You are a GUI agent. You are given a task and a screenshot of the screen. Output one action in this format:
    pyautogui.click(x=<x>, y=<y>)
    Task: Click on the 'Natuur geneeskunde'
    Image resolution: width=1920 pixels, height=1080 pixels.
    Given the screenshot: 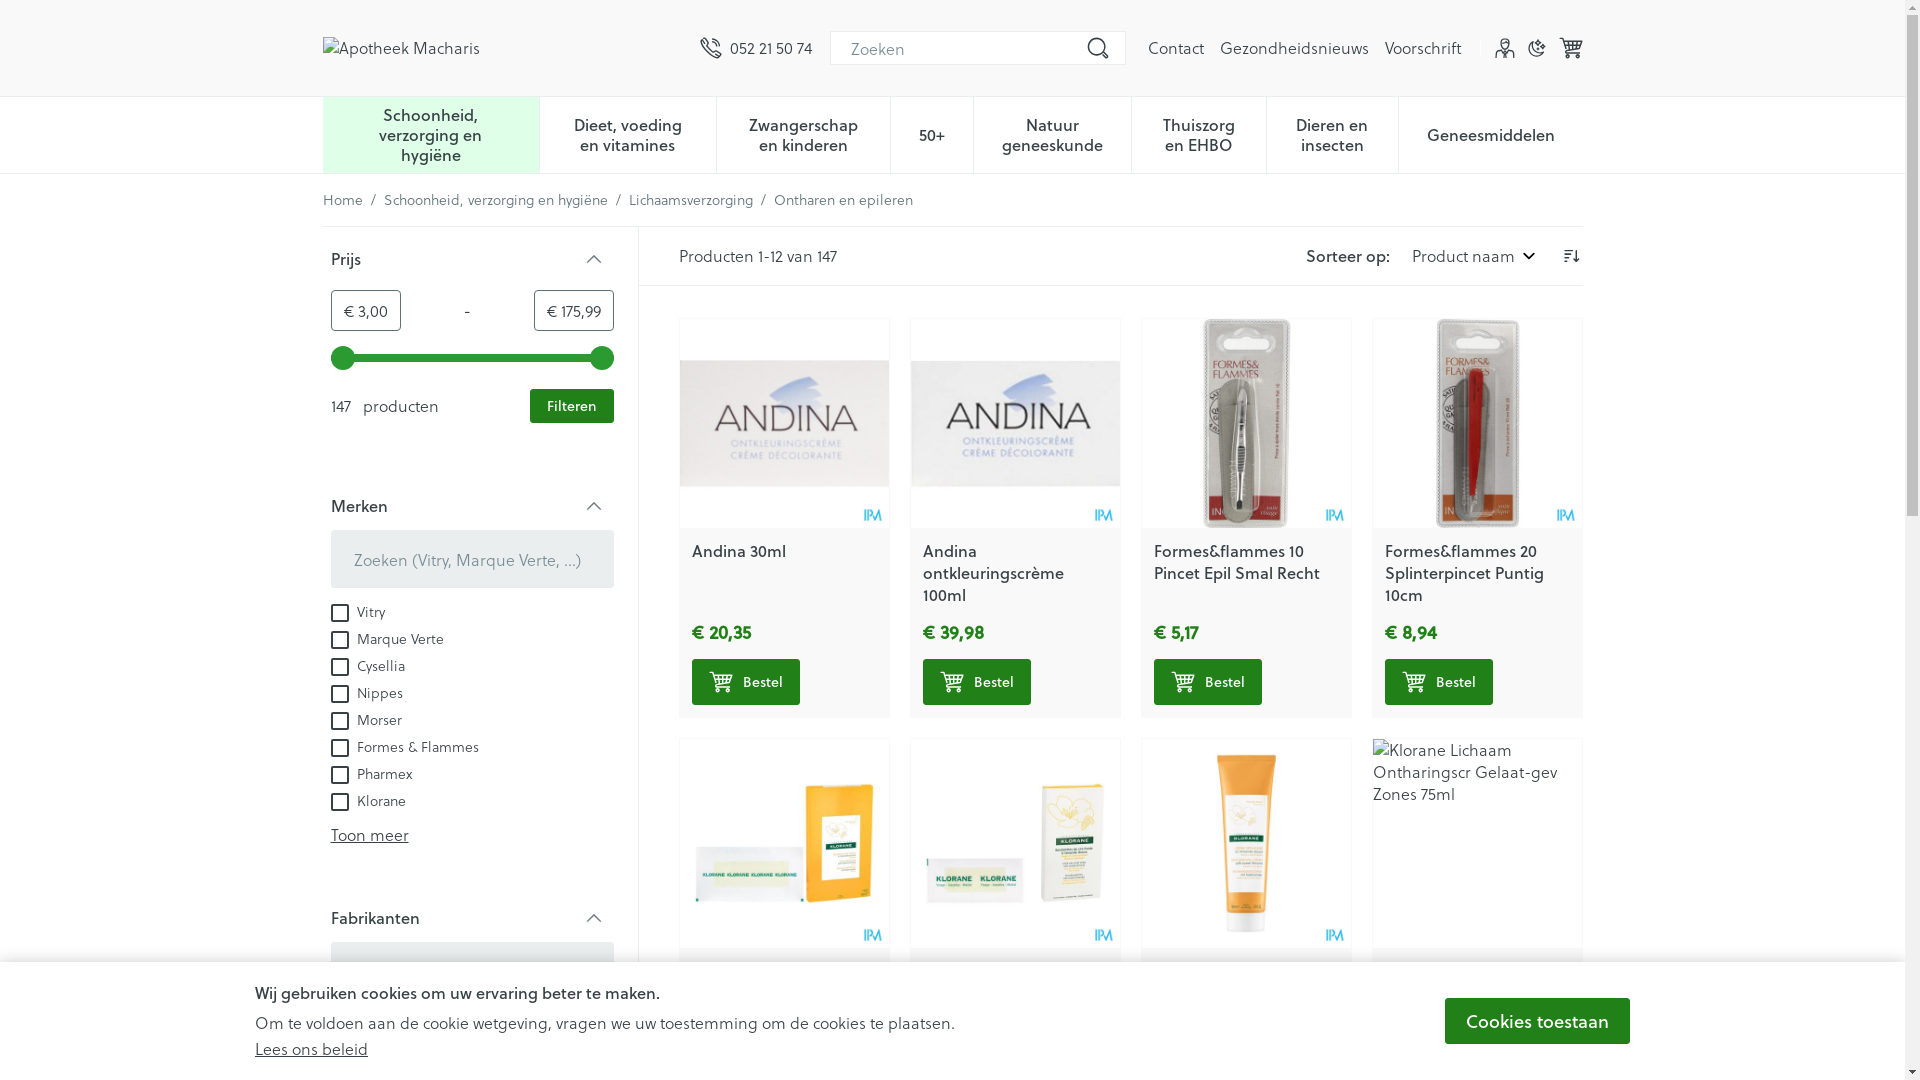 What is the action you would take?
    pyautogui.click(x=1051, y=132)
    